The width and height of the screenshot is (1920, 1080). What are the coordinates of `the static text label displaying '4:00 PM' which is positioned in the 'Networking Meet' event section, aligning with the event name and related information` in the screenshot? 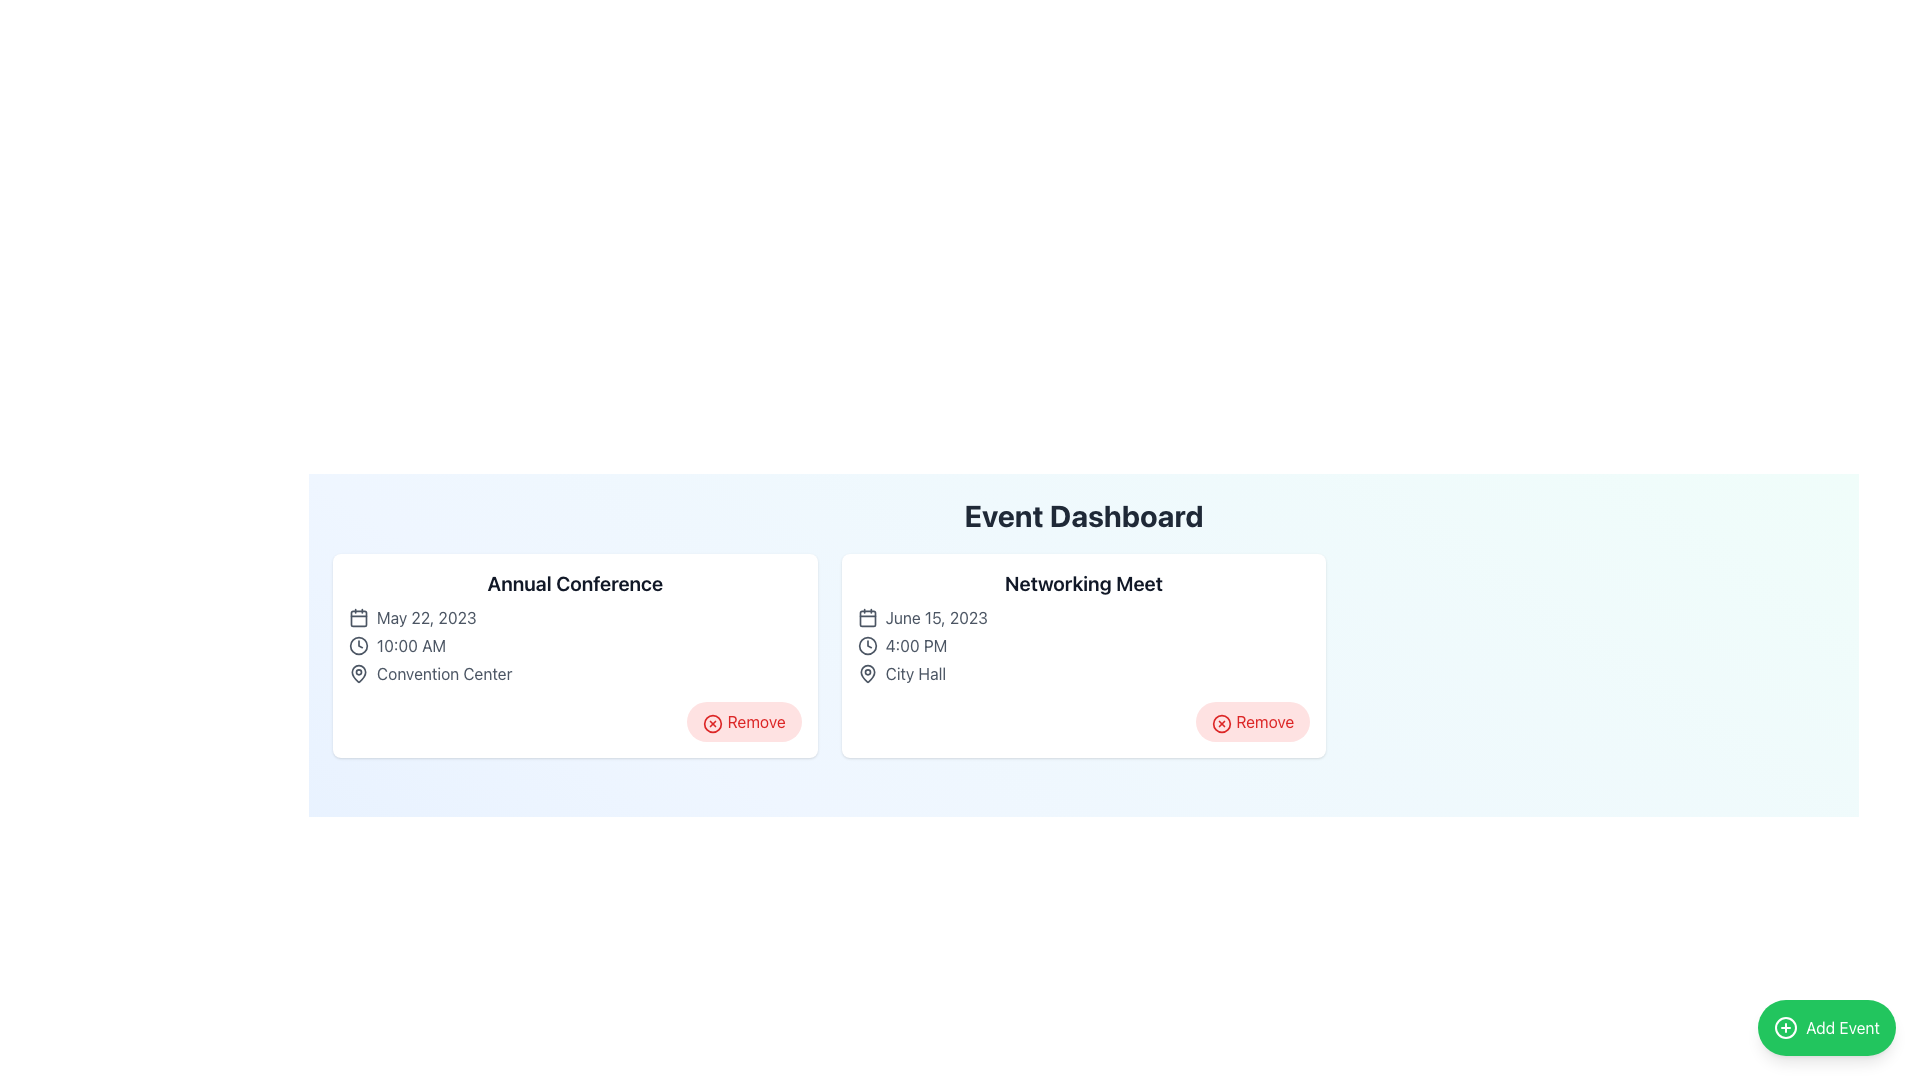 It's located at (915, 645).